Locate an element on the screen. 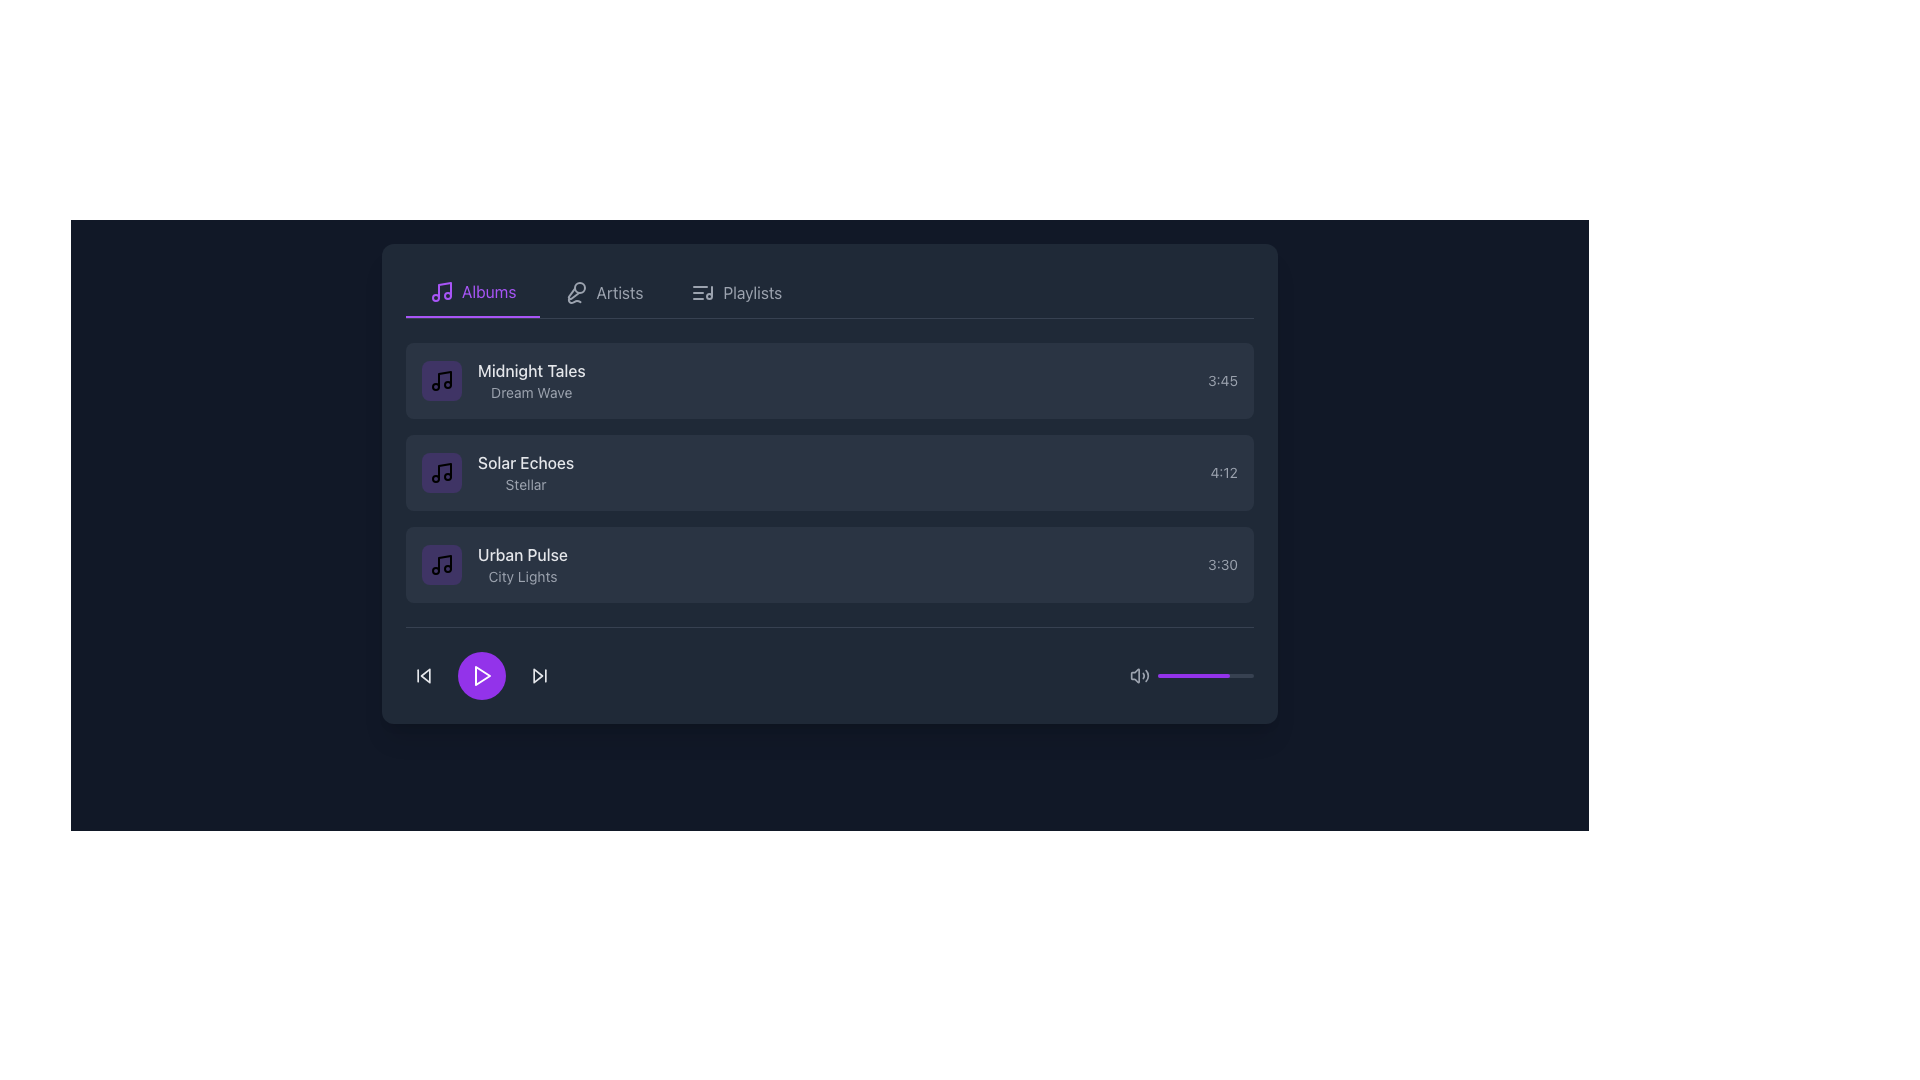  the music note icon with a purple outline located in the third row of the menu next to 'Urban Pulse' and 'City Lights' is located at coordinates (440, 564).